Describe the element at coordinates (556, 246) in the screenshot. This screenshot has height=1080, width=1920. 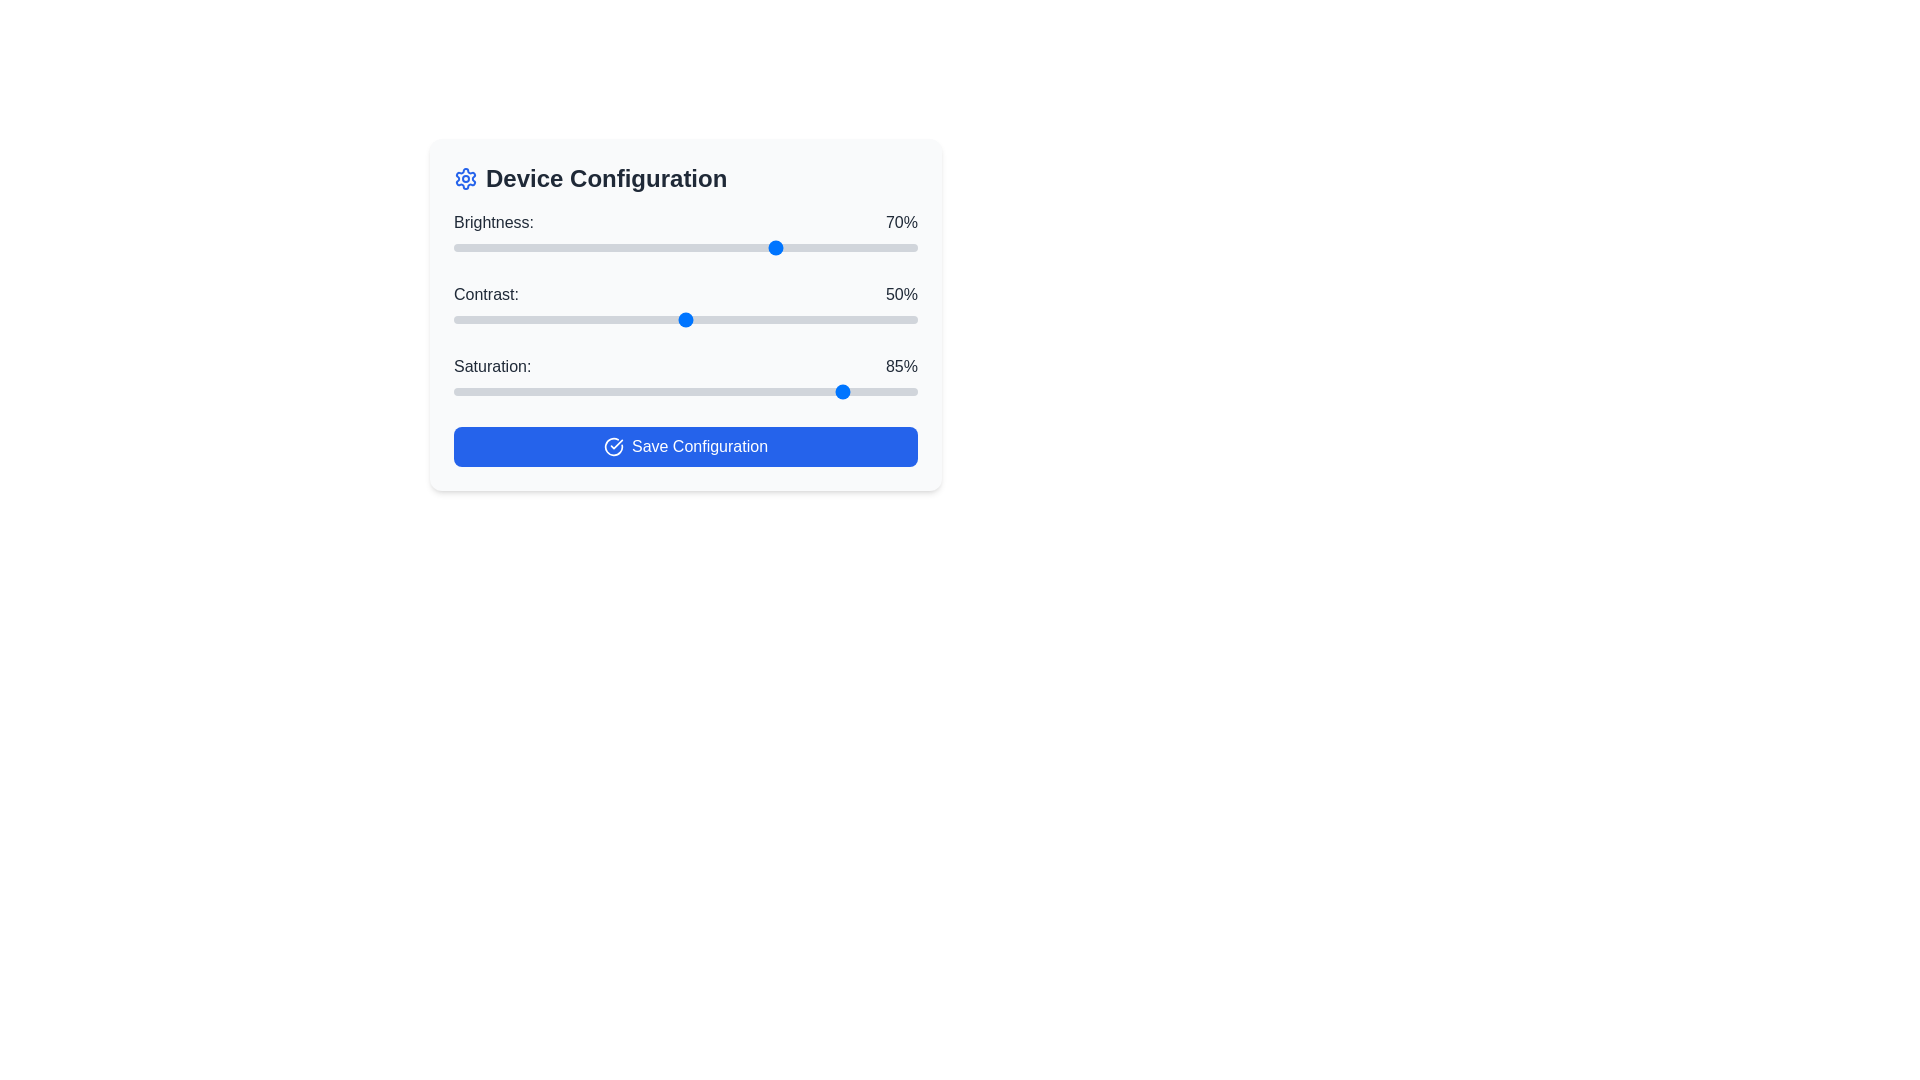
I see `brightness` at that location.